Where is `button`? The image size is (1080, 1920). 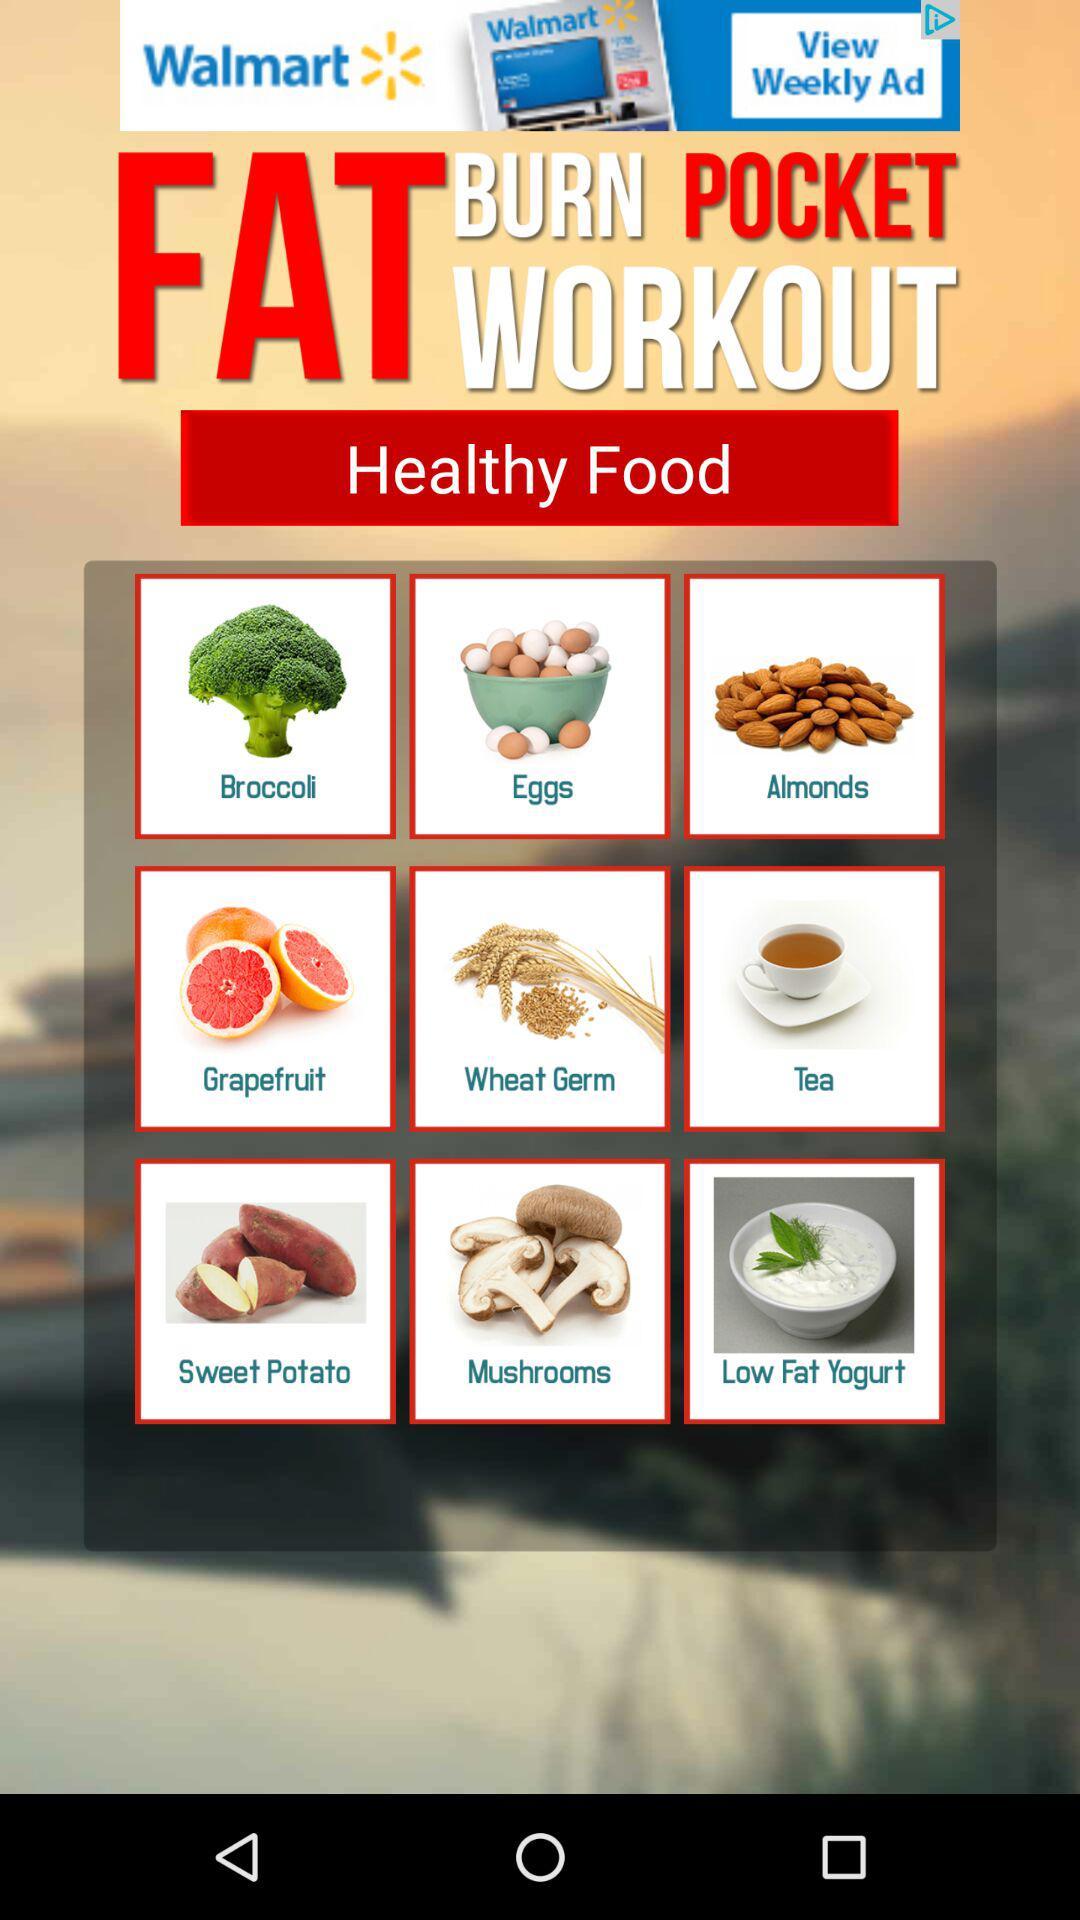 button is located at coordinates (538, 466).